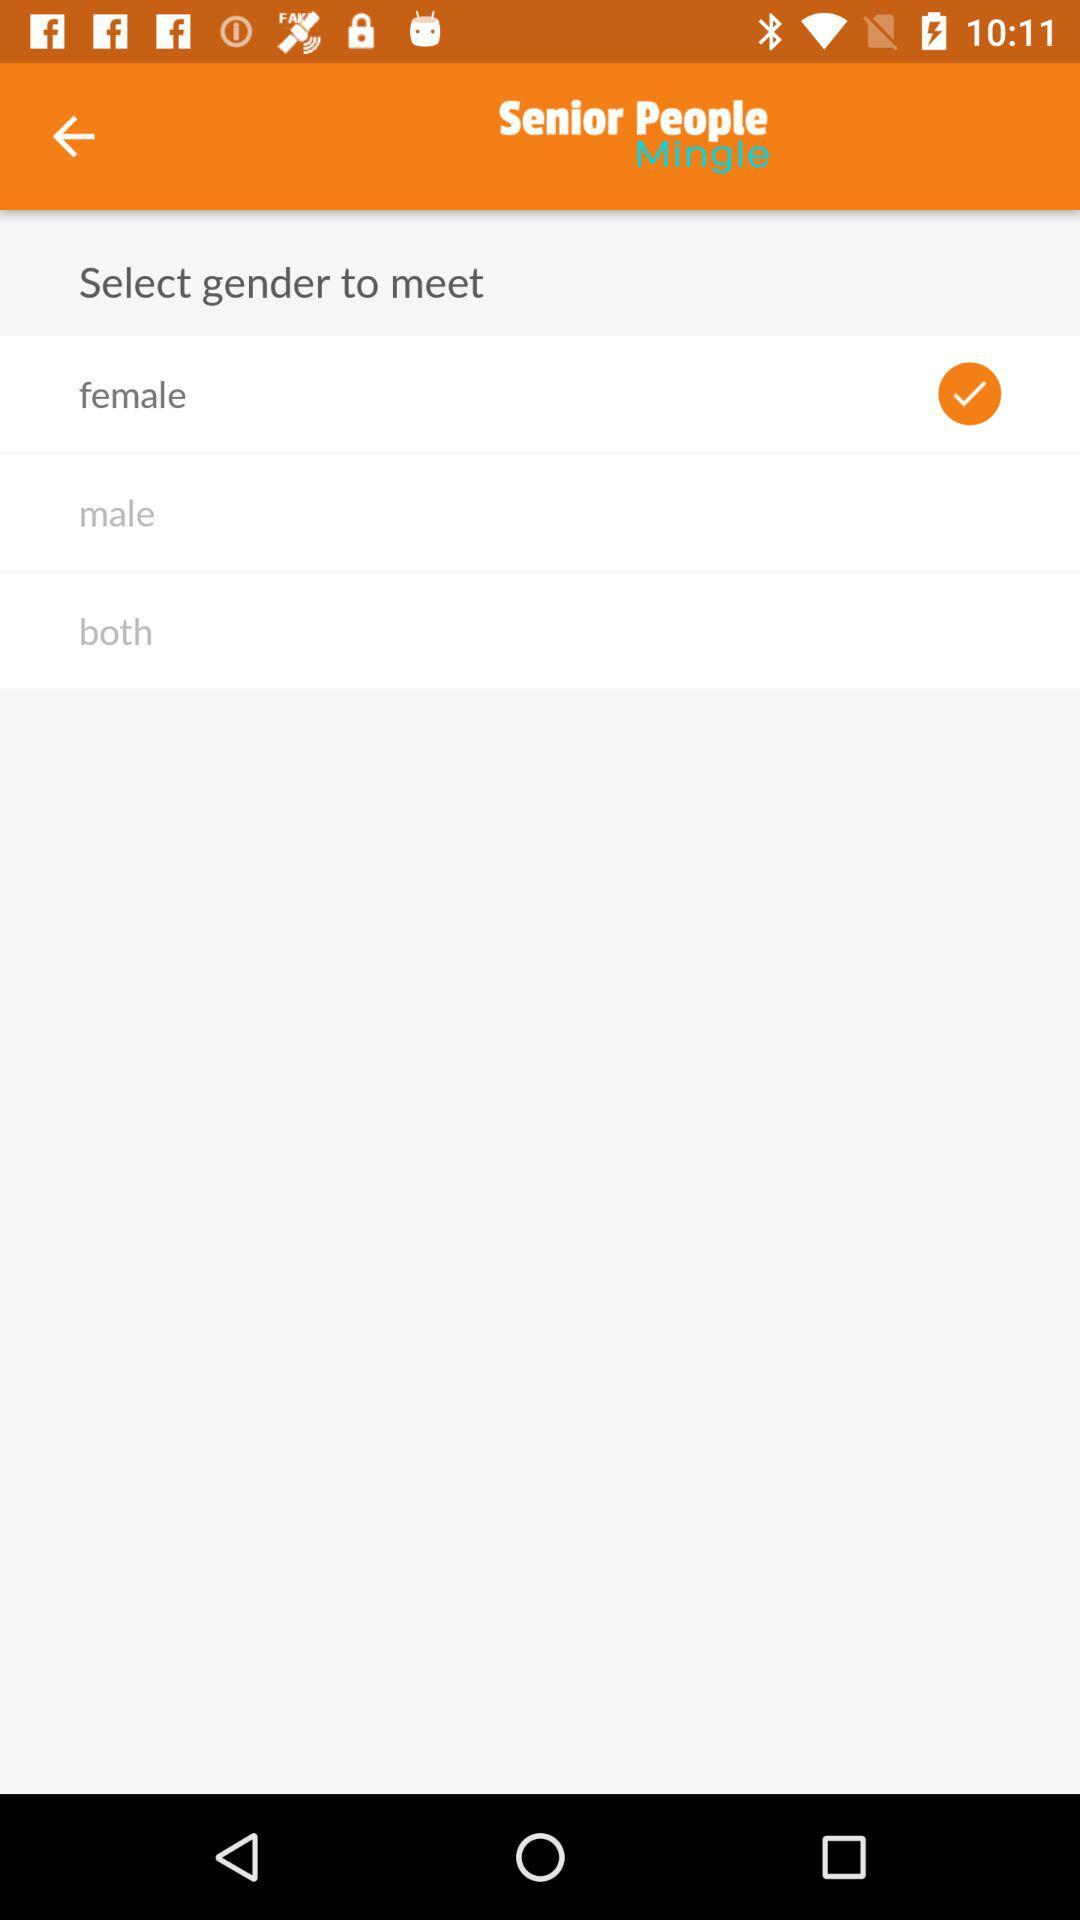 The height and width of the screenshot is (1920, 1080). What do you see at coordinates (116, 511) in the screenshot?
I see `male icon` at bounding box center [116, 511].